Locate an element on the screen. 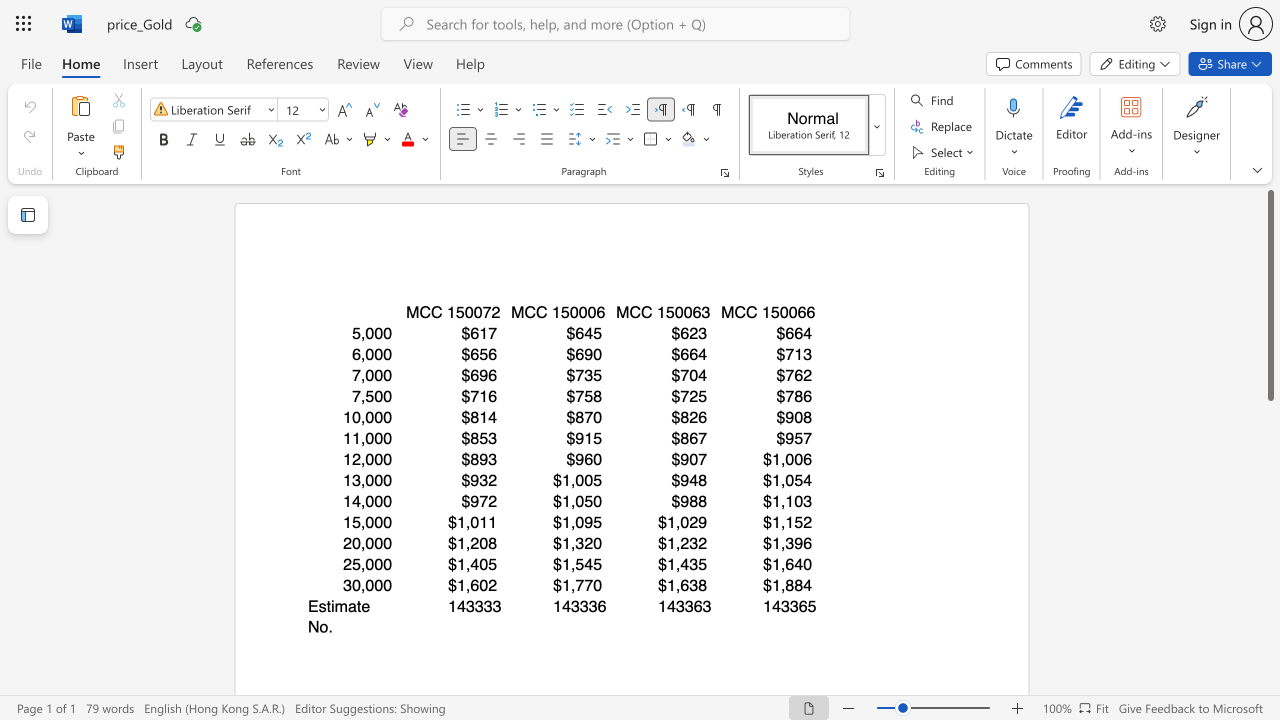 The height and width of the screenshot is (720, 1280). the scrollbar to move the page downward is located at coordinates (1269, 490).